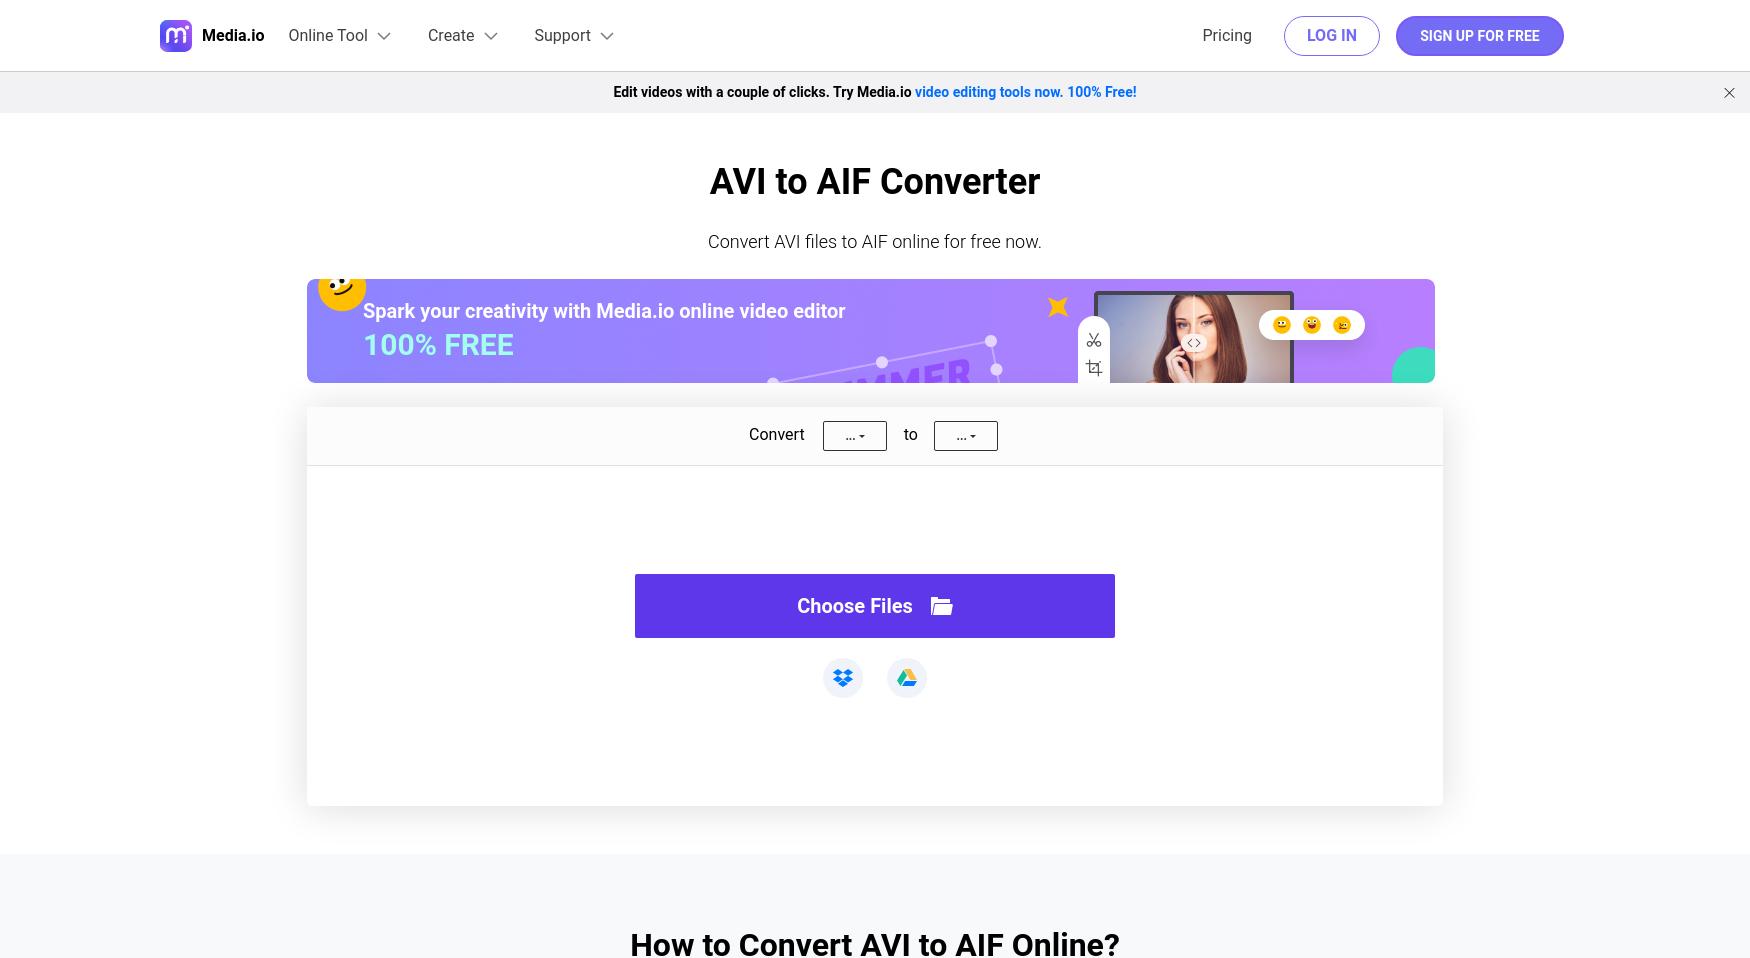 The image size is (1750, 958). What do you see at coordinates (1479, 35) in the screenshot?
I see `'SIGN UP FOR FREE'` at bounding box center [1479, 35].